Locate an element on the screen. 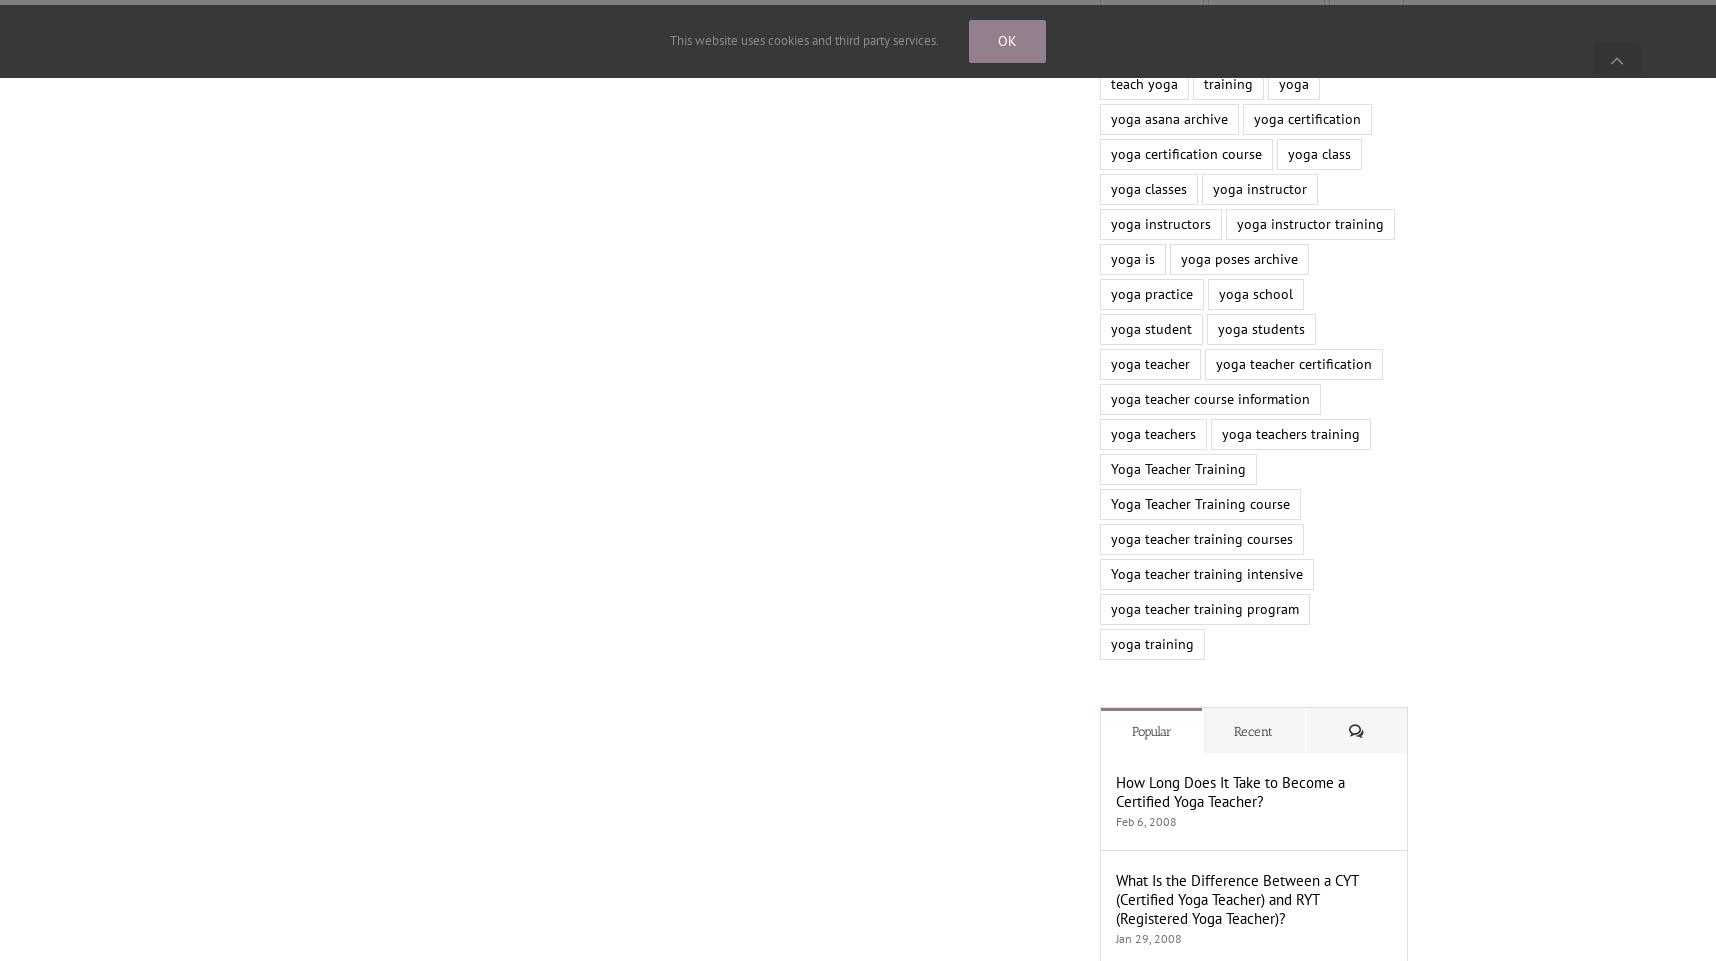 This screenshot has width=1716, height=961. 'teach yoga' is located at coordinates (1143, 83).